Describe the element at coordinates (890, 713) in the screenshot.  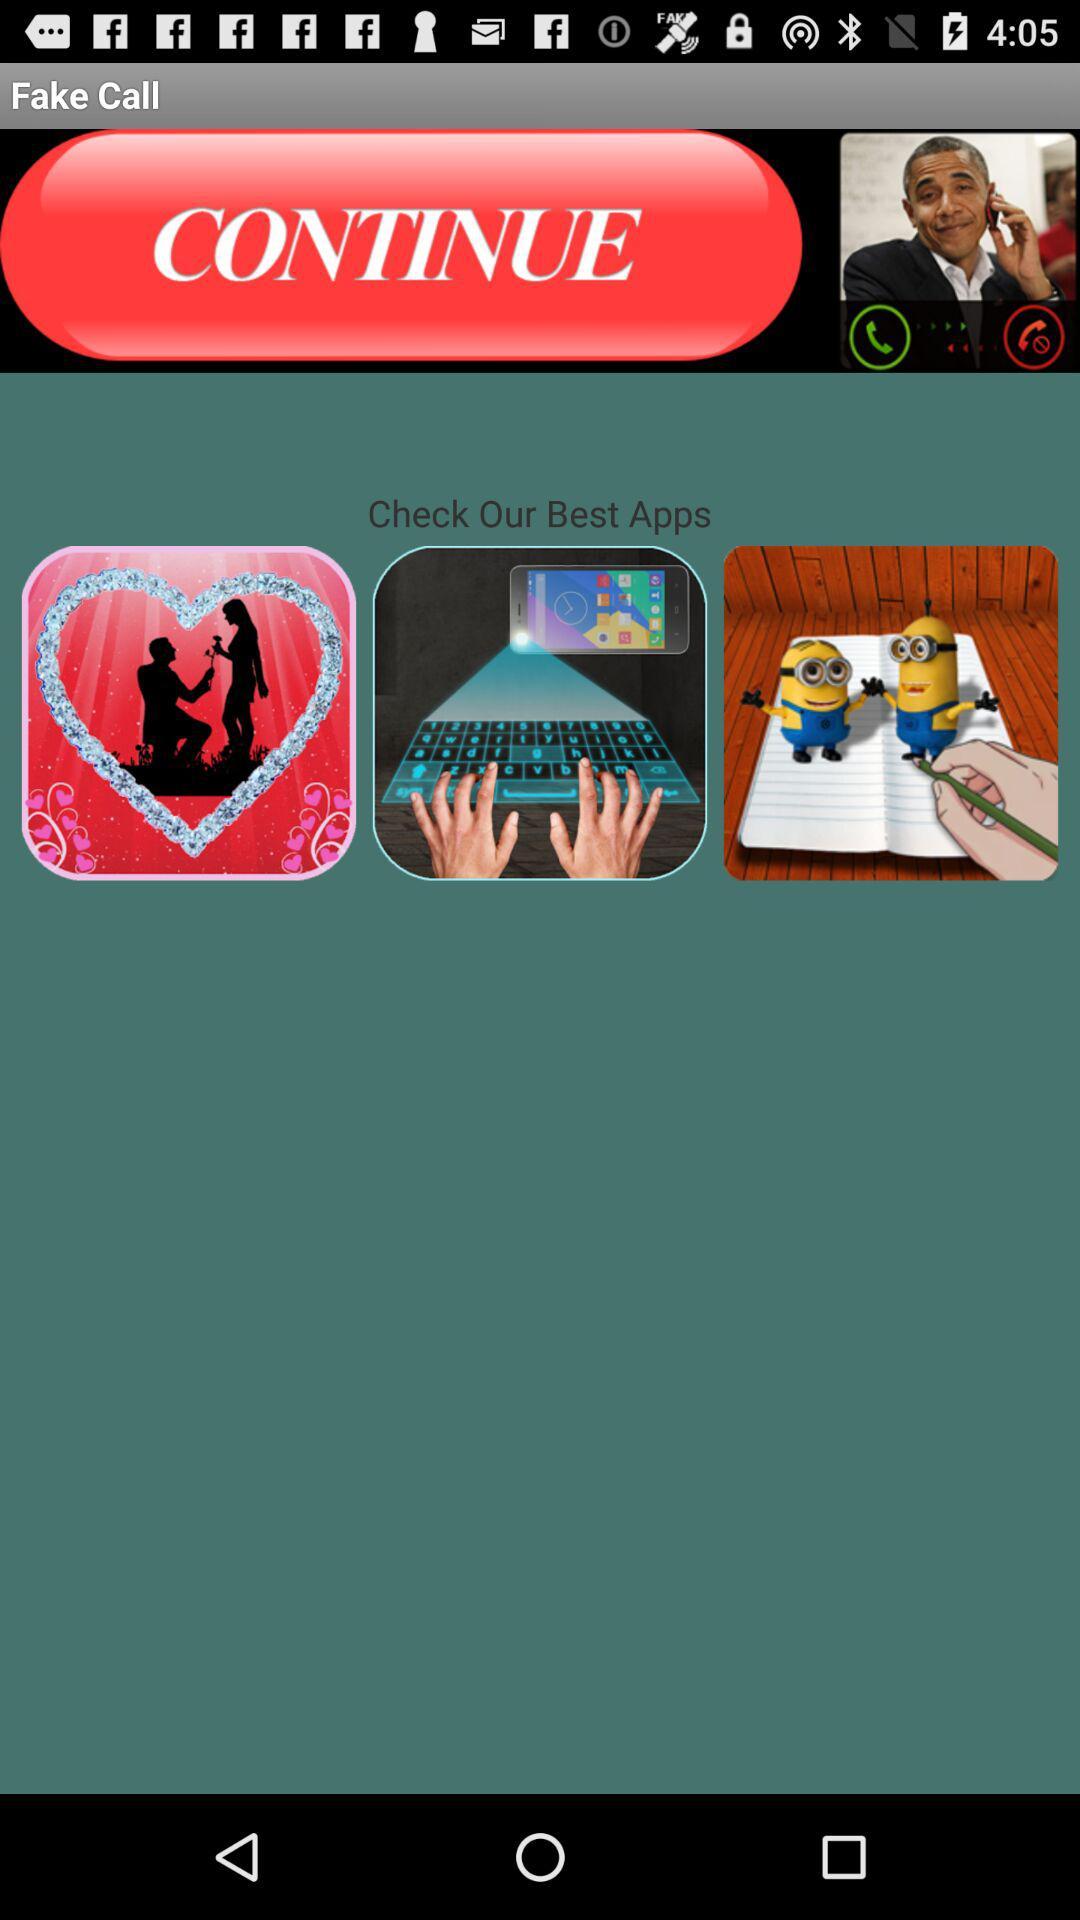
I see `highlighted area probably opens an unknown application on your phone` at that location.